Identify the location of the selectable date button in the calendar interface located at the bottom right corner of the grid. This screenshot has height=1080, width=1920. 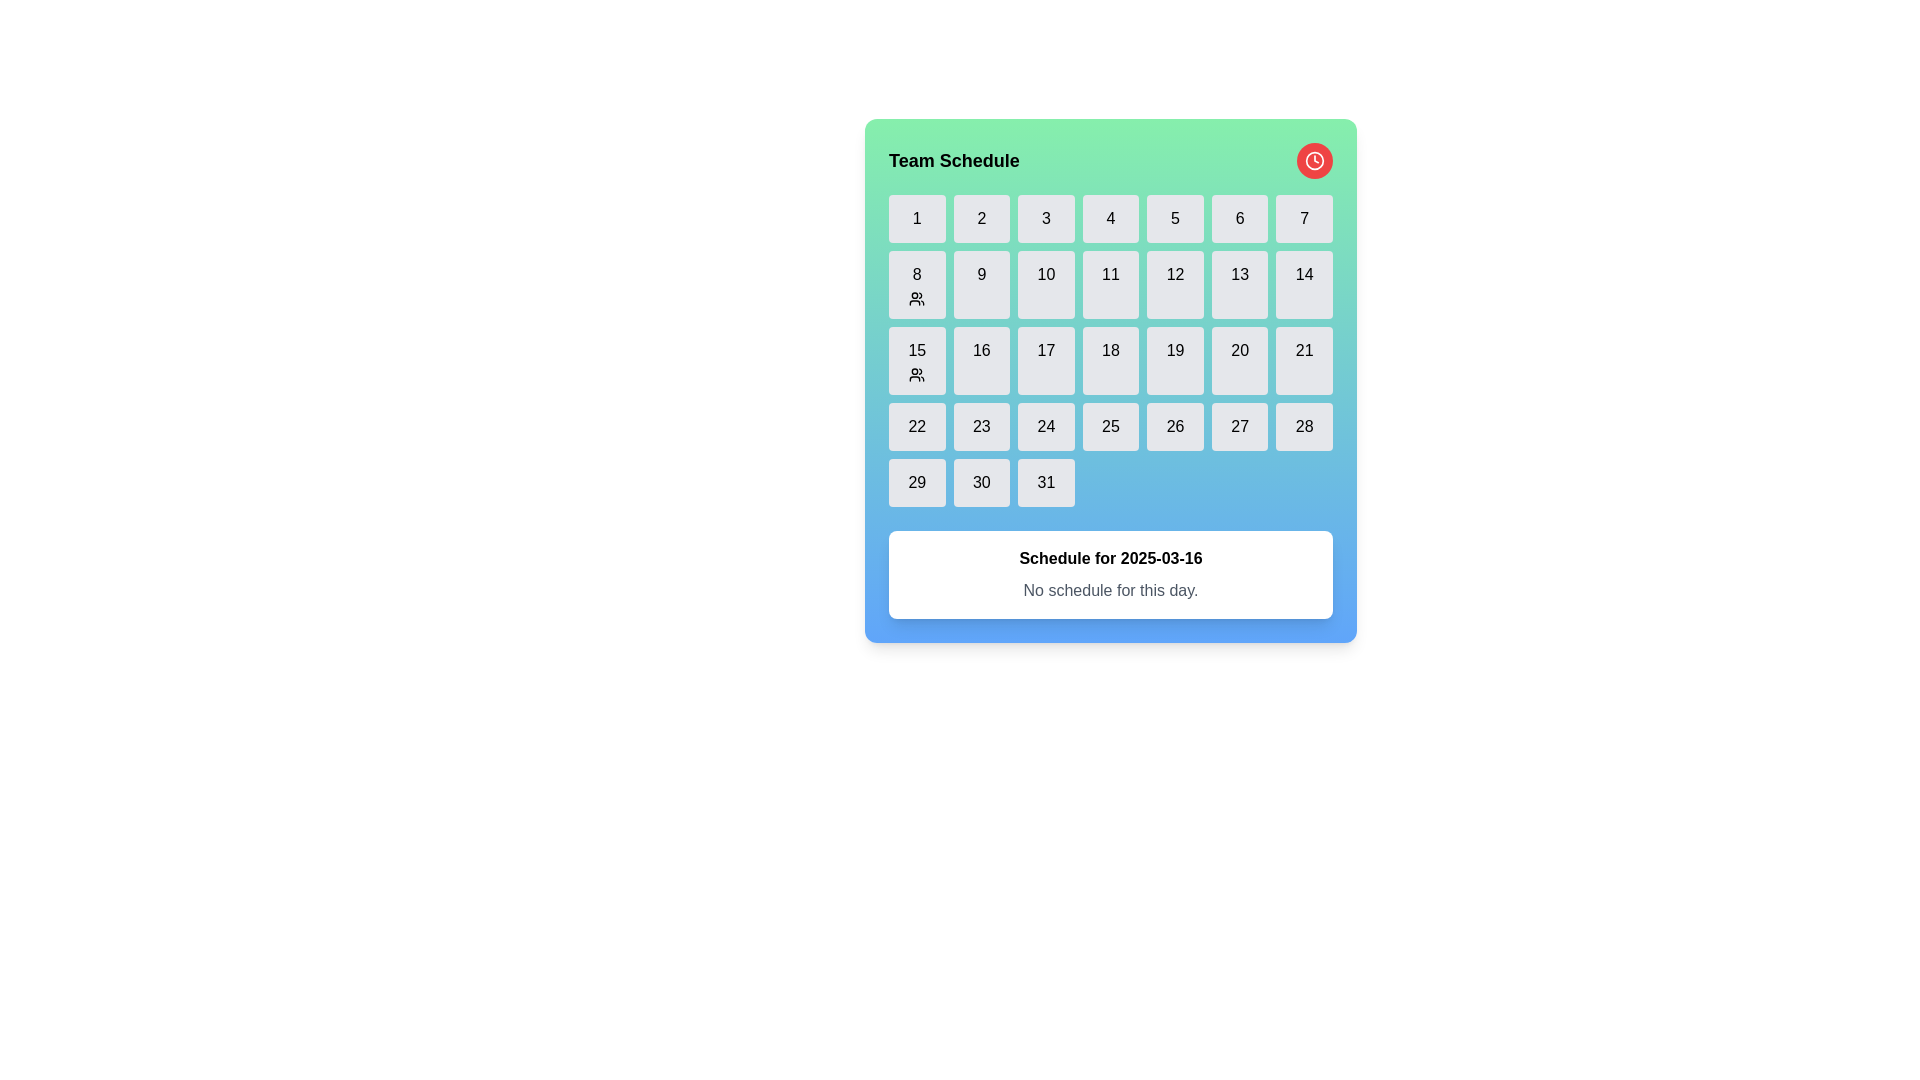
(1045, 482).